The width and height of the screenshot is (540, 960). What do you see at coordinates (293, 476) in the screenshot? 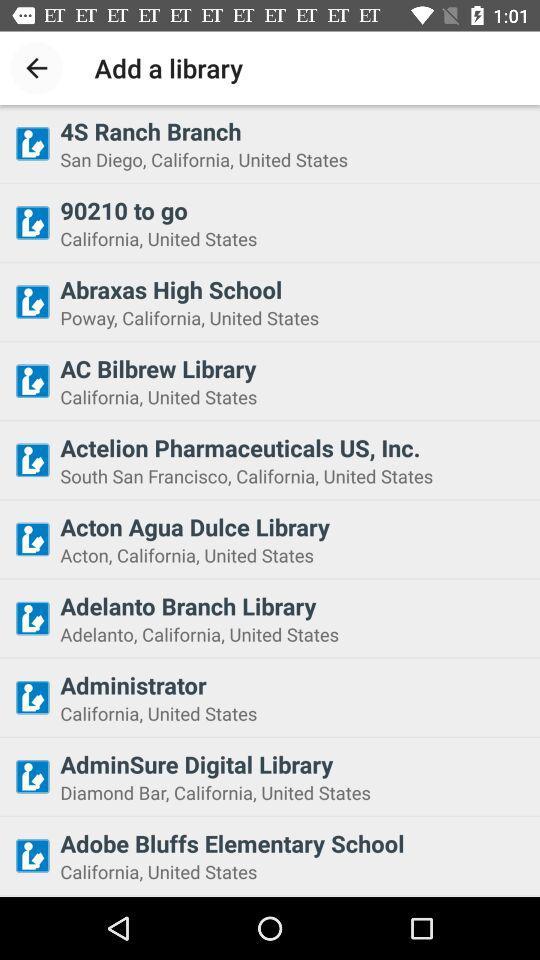
I see `the south san francisco` at bounding box center [293, 476].